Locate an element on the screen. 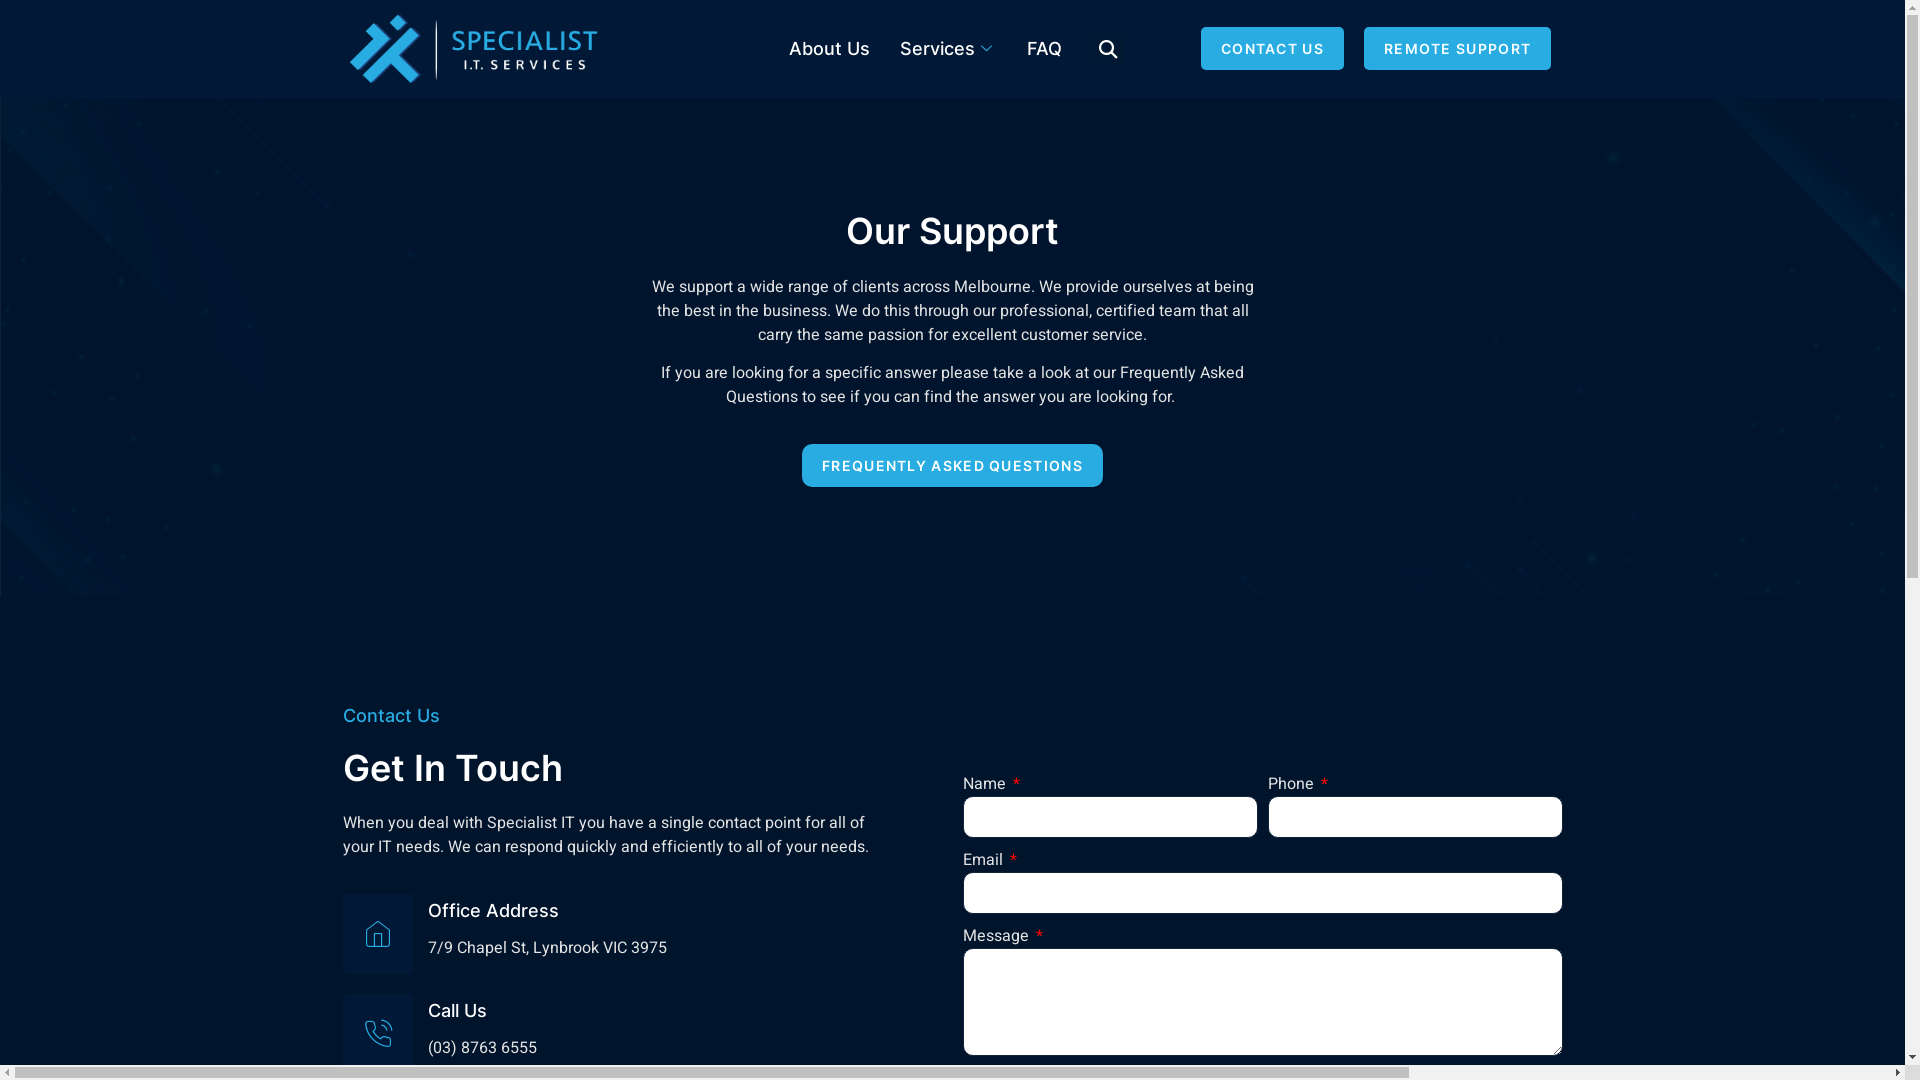 The image size is (1920, 1080). 'CONTACT US' is located at coordinates (1271, 47).